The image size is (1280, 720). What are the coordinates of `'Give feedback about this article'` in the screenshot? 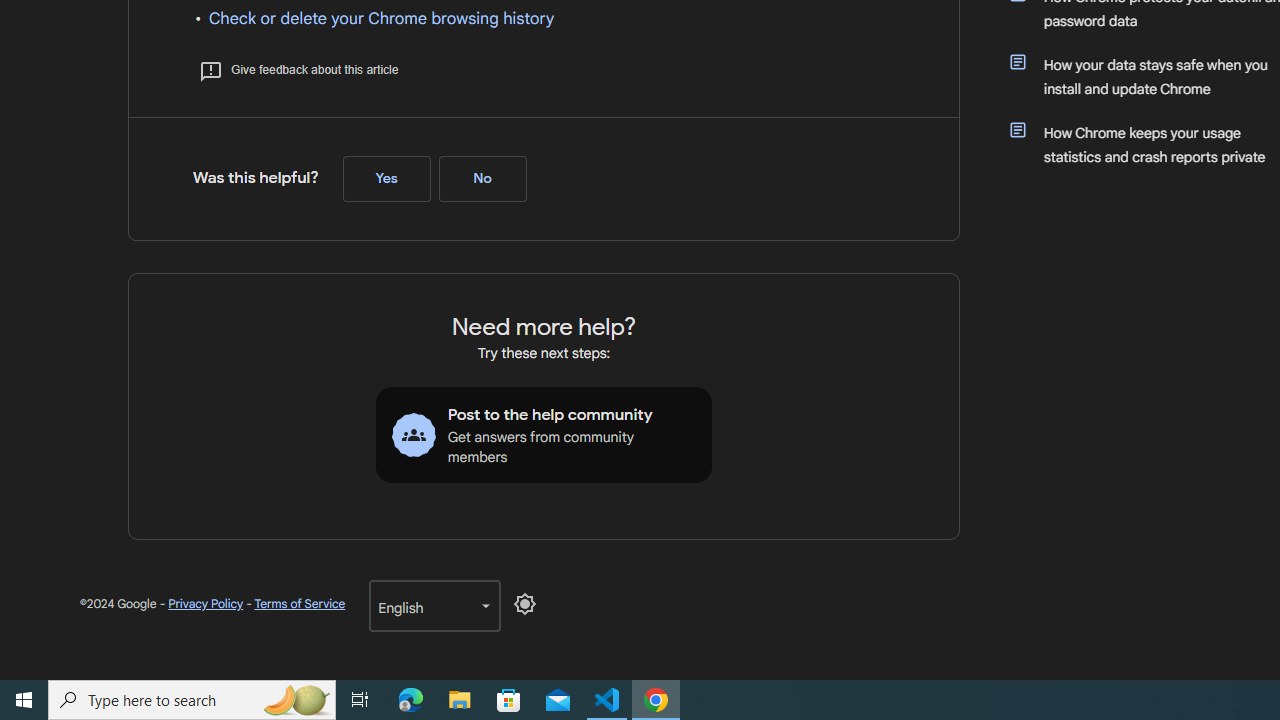 It's located at (297, 68).